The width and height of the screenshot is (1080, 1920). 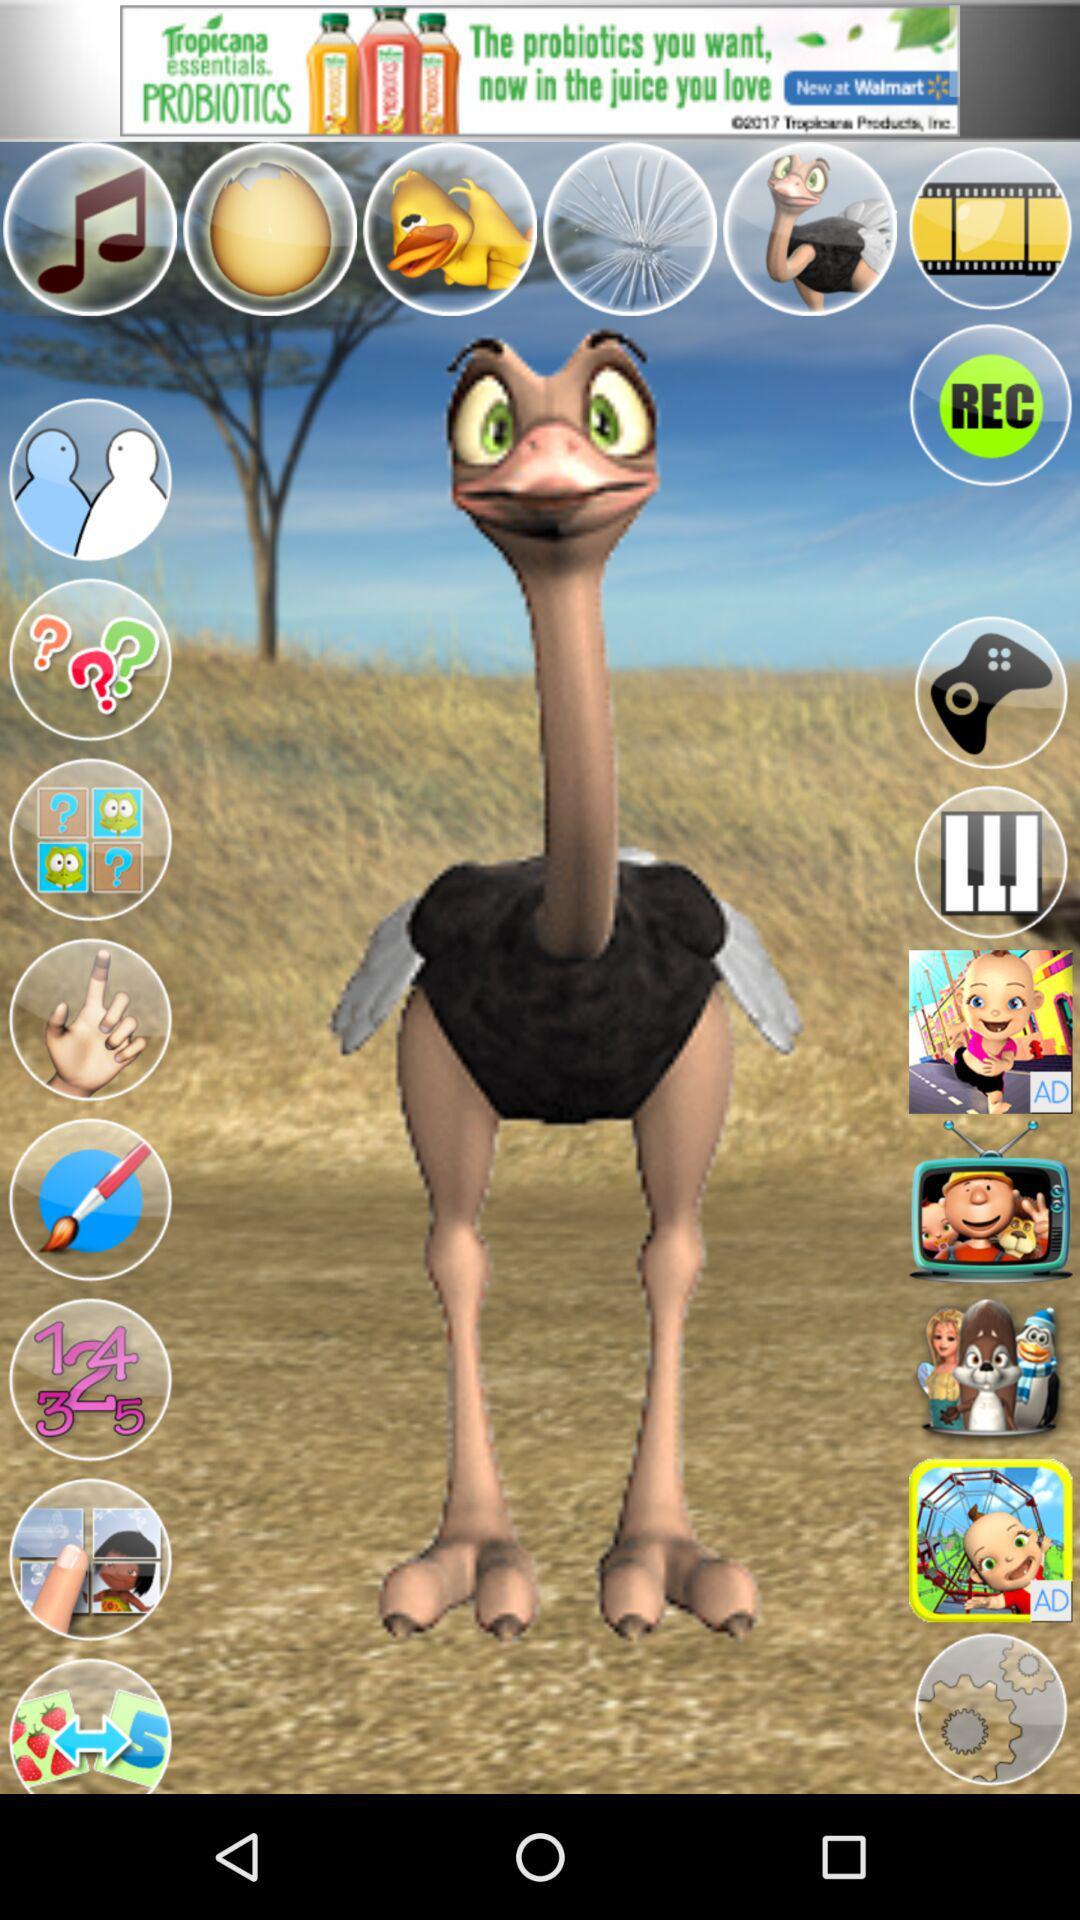 I want to click on the edit icon, so click(x=88, y=1284).